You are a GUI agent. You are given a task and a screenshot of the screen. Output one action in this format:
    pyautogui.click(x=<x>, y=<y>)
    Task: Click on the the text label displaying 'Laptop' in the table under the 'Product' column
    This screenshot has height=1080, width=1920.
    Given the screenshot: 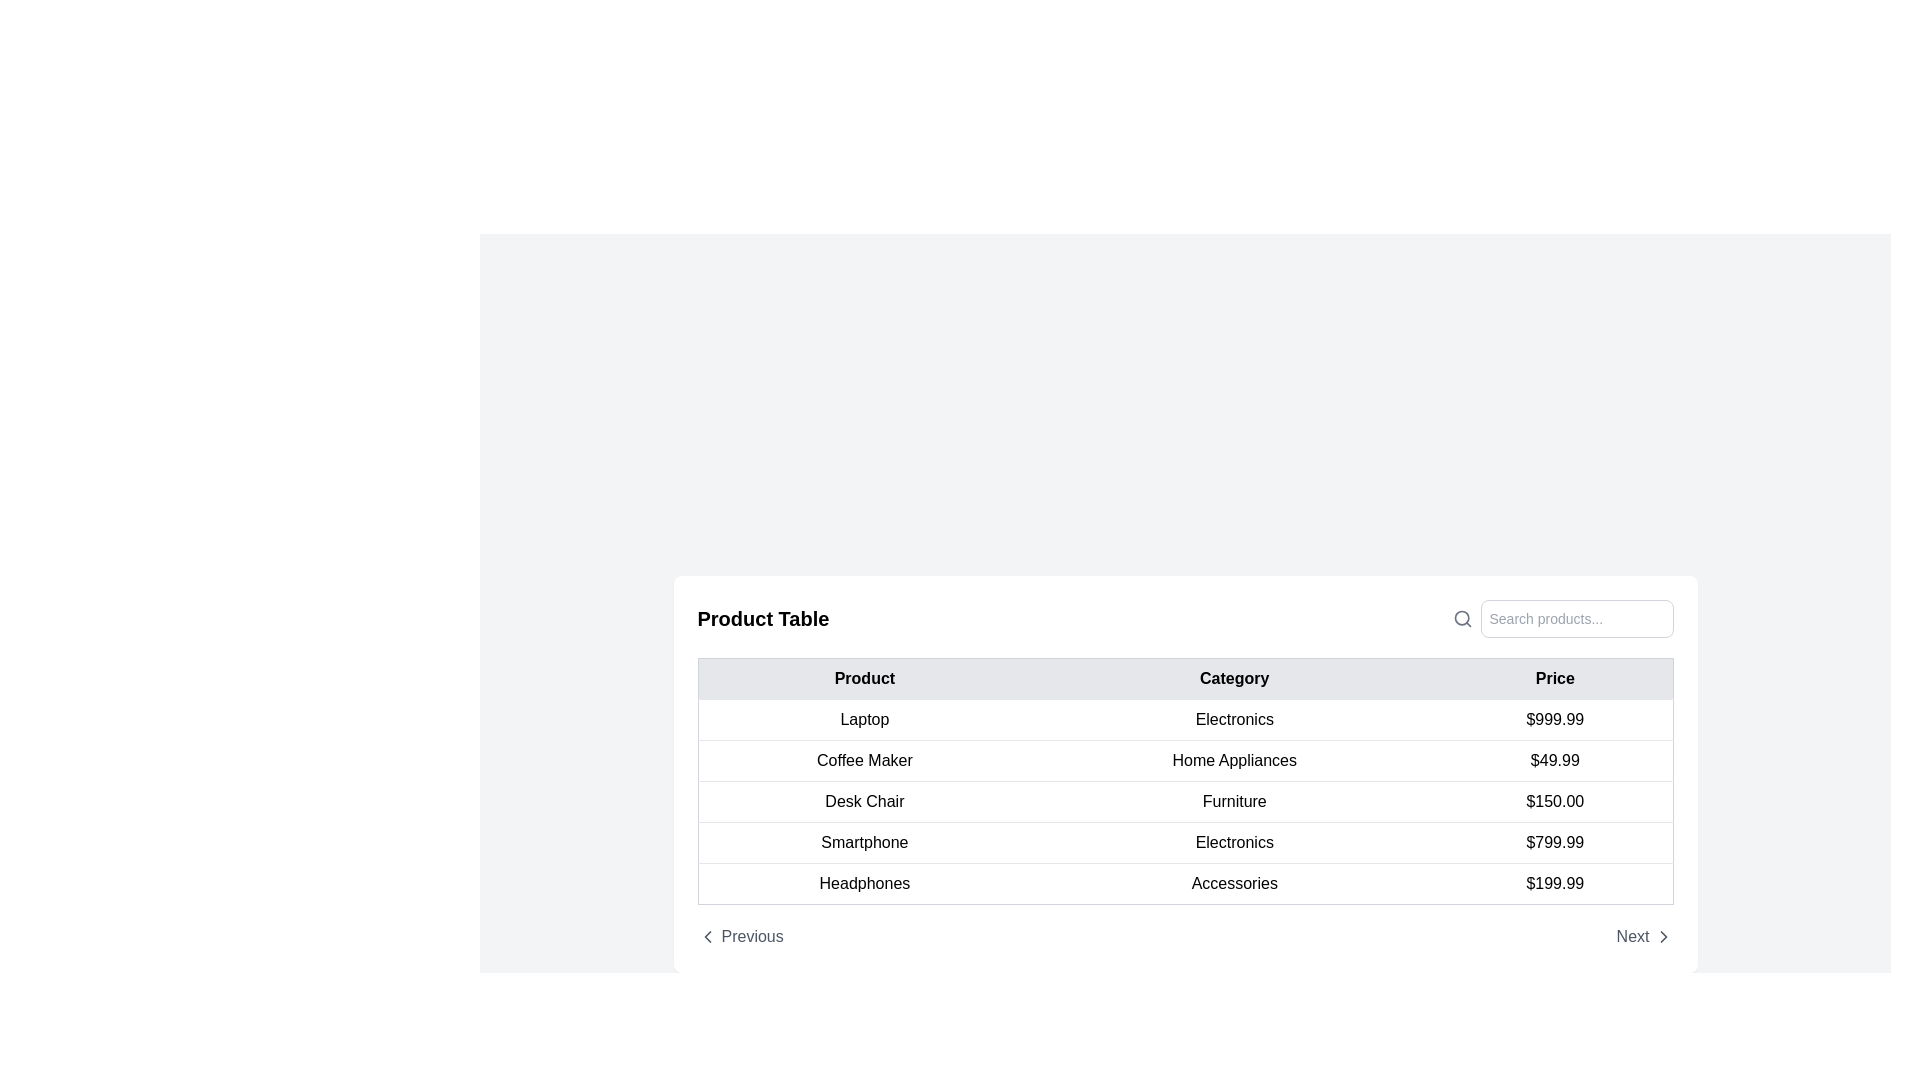 What is the action you would take?
    pyautogui.click(x=864, y=718)
    